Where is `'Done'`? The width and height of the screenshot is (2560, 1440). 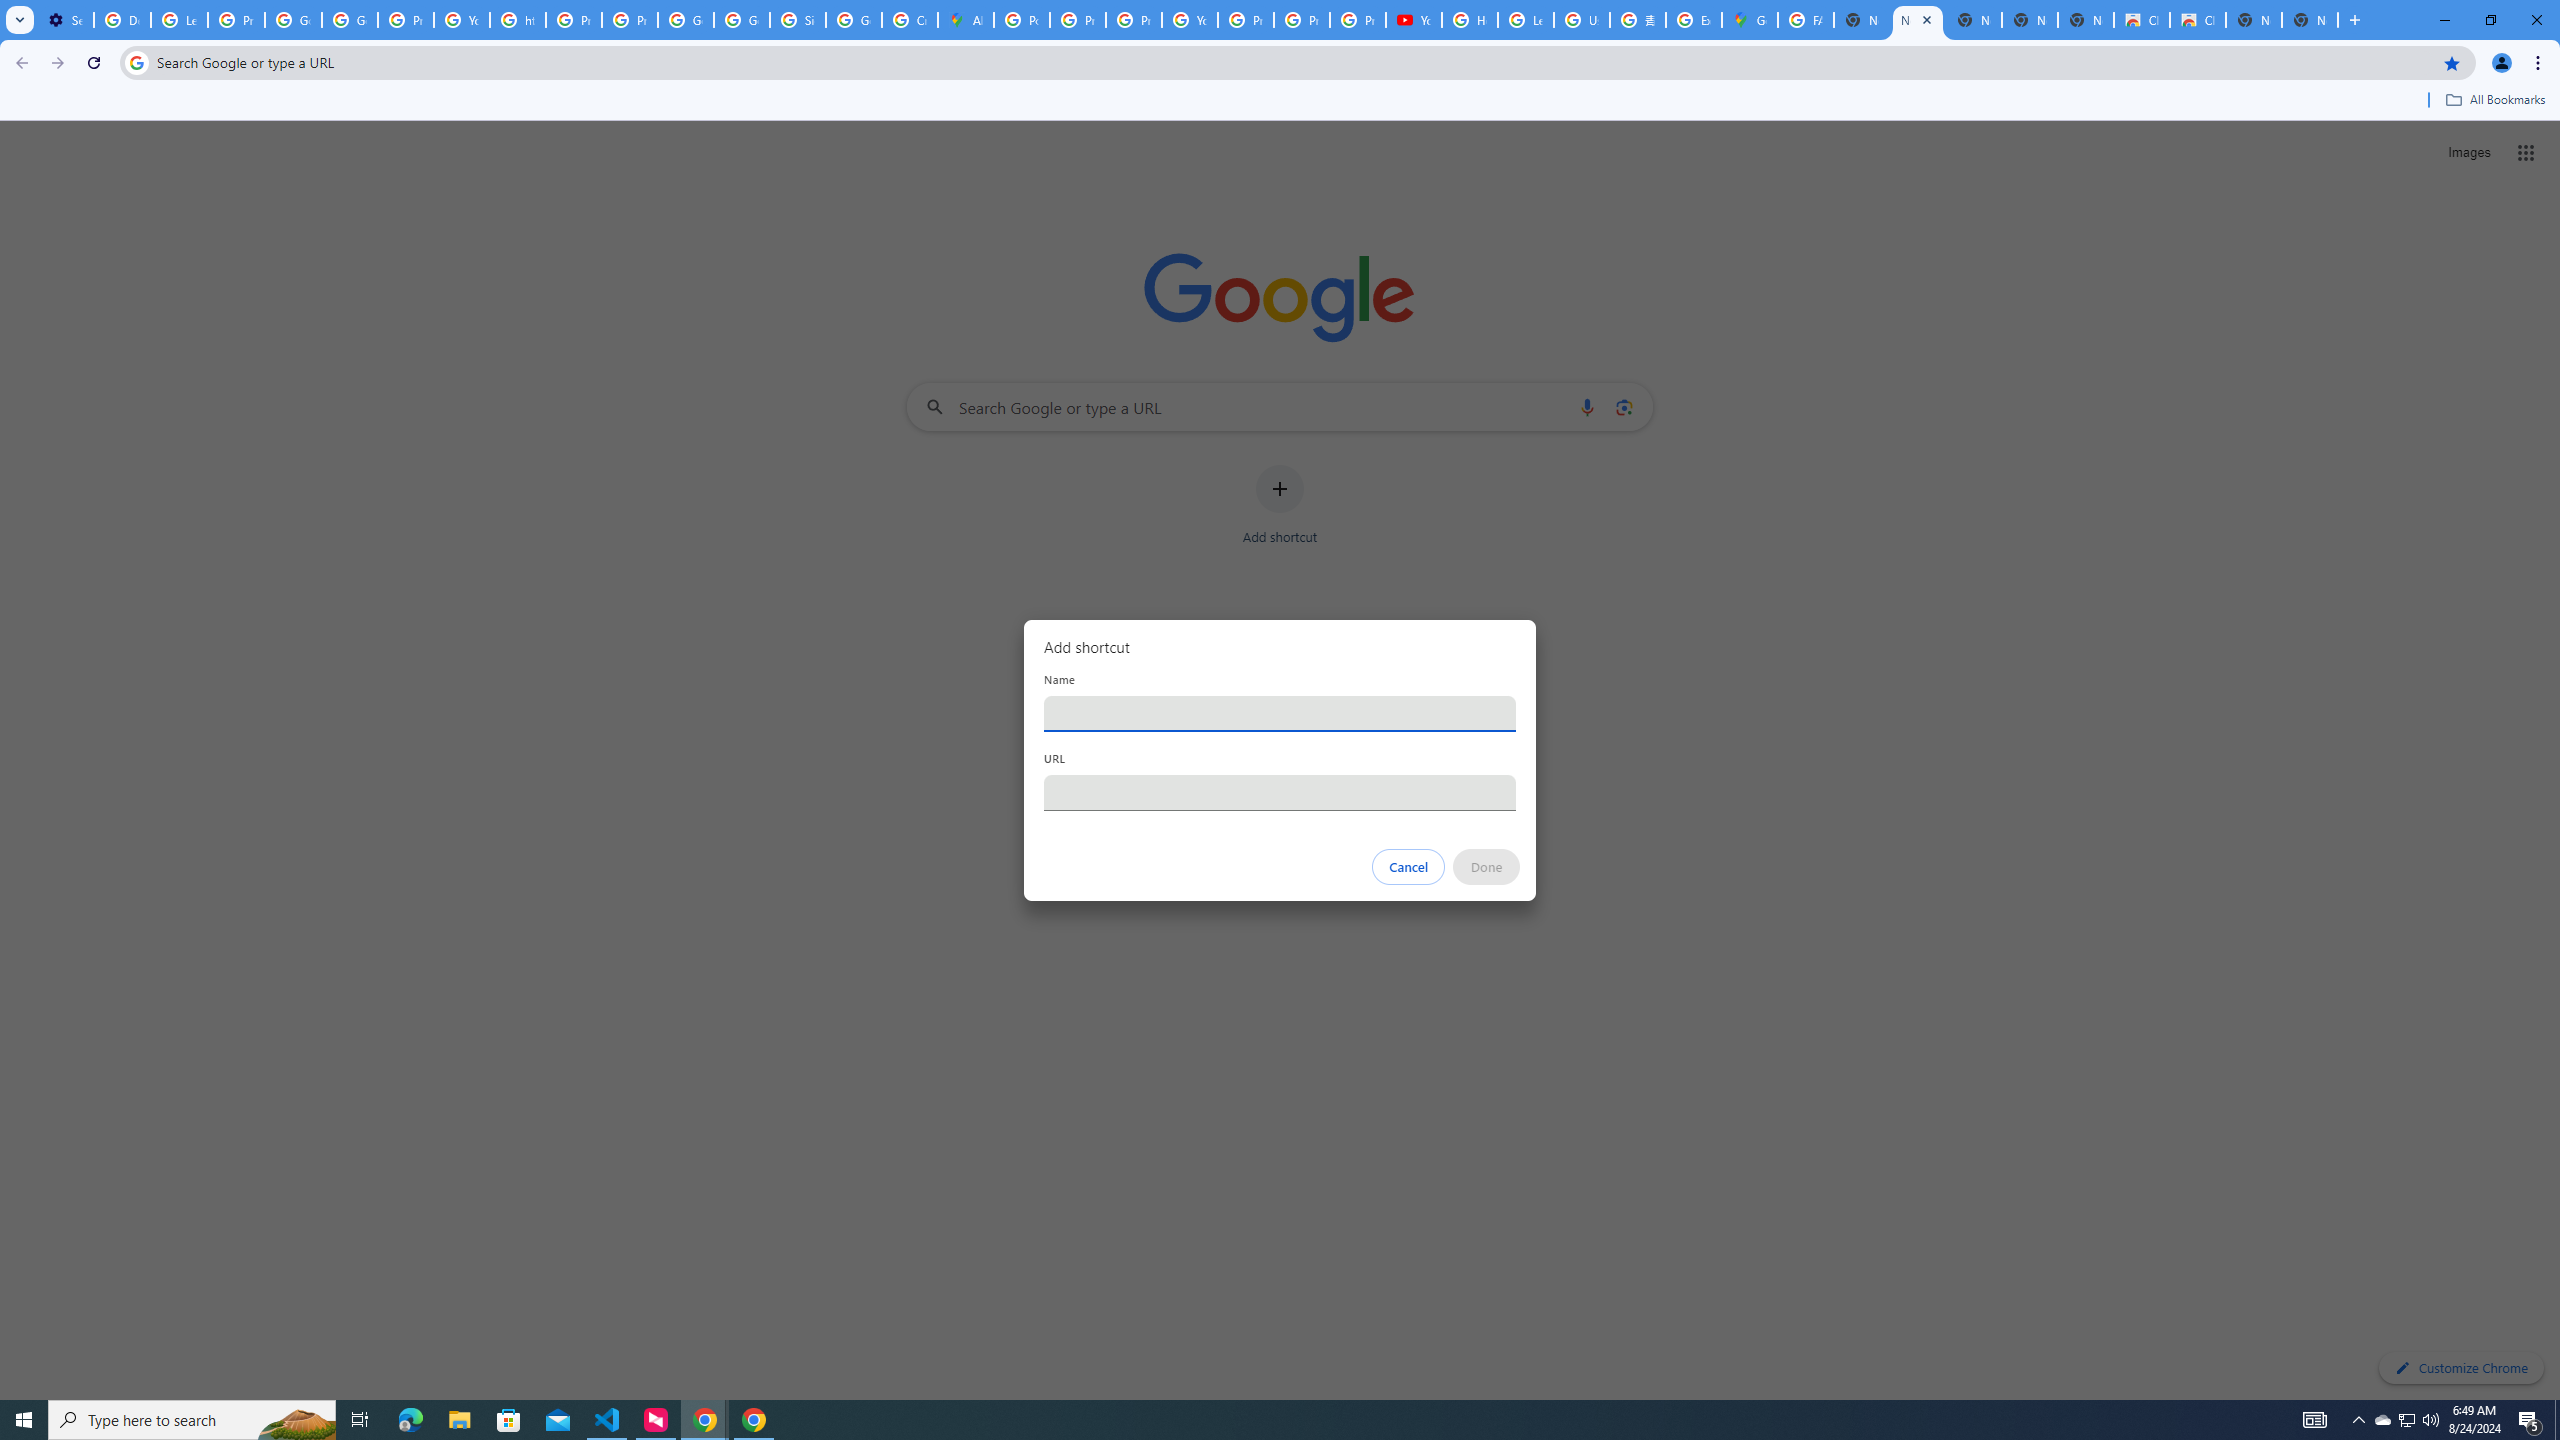 'Done' is located at coordinates (1487, 866).